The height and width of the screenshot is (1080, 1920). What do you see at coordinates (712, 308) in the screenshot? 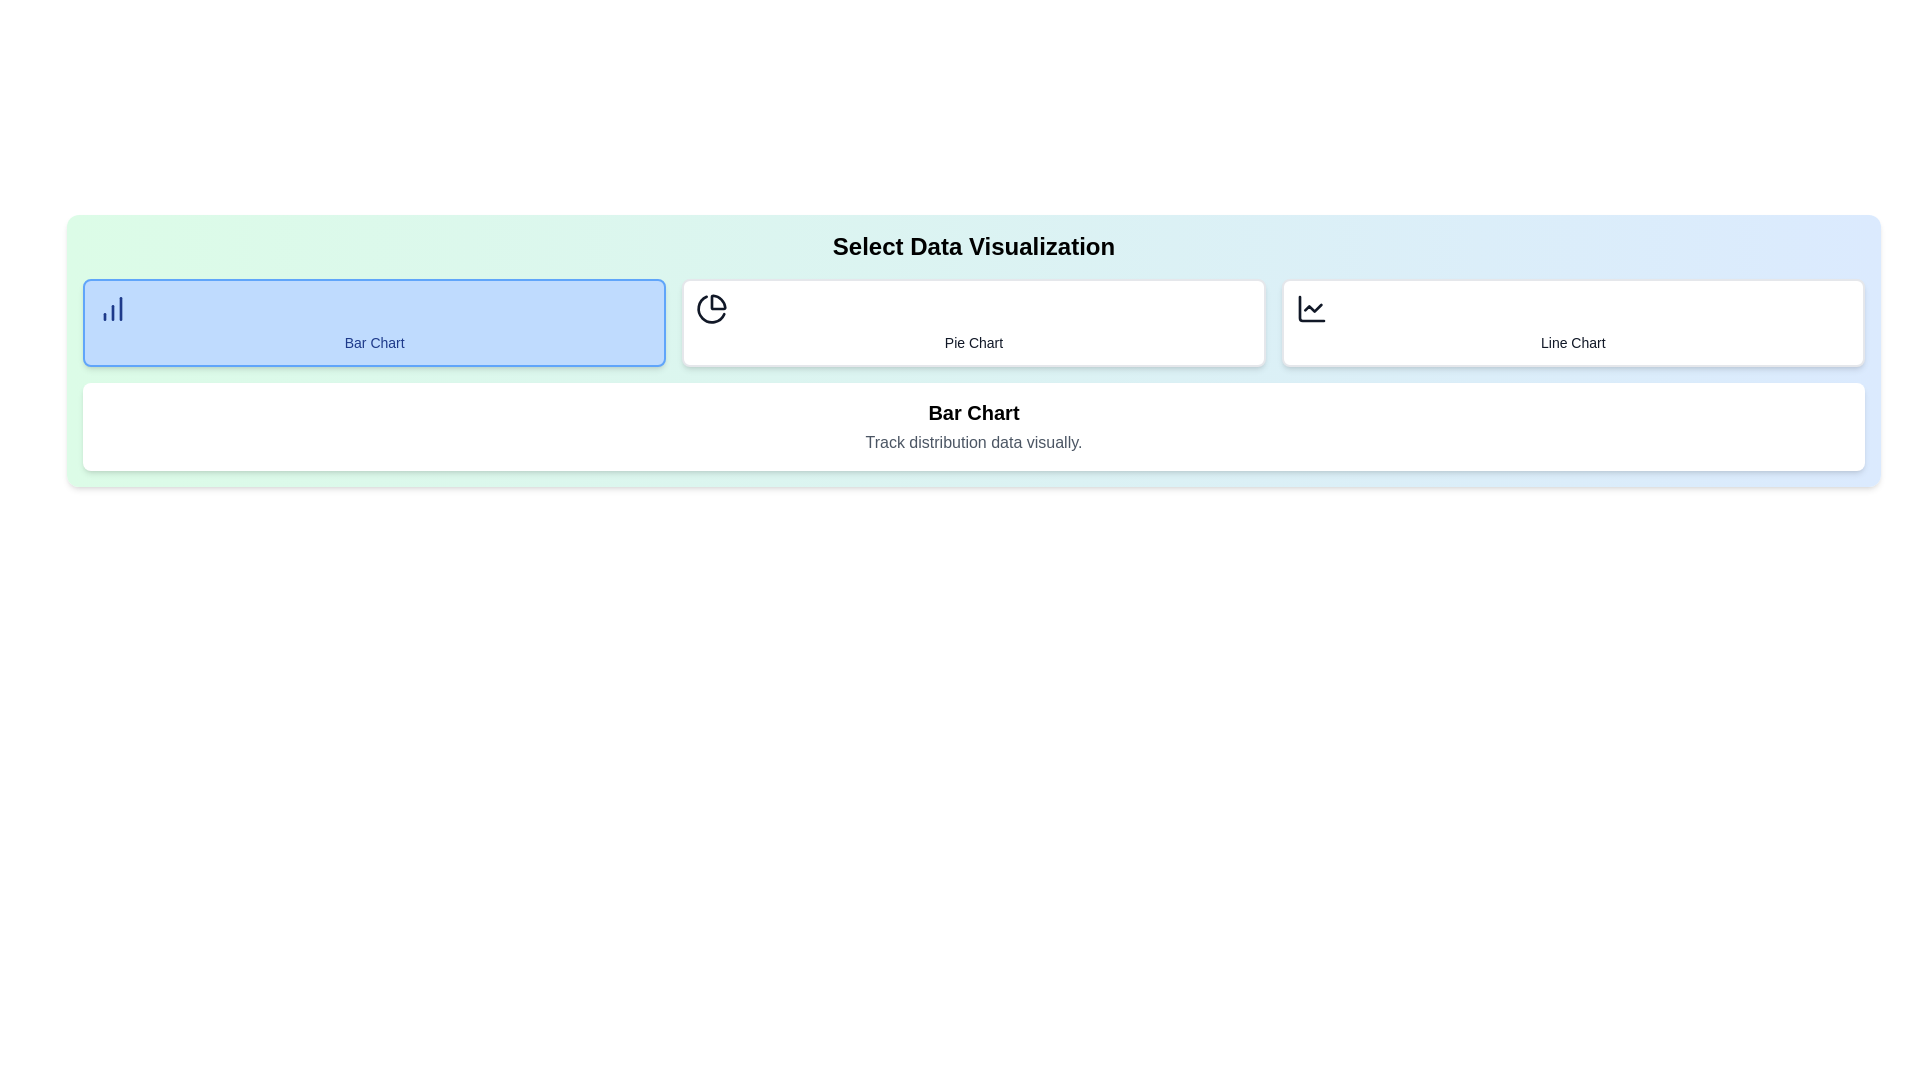
I see `the 'Pie Chart' icon located in the second rectangular option area of the data visualization selection row, positioned to the left of the text 'Pie Chart'` at bounding box center [712, 308].